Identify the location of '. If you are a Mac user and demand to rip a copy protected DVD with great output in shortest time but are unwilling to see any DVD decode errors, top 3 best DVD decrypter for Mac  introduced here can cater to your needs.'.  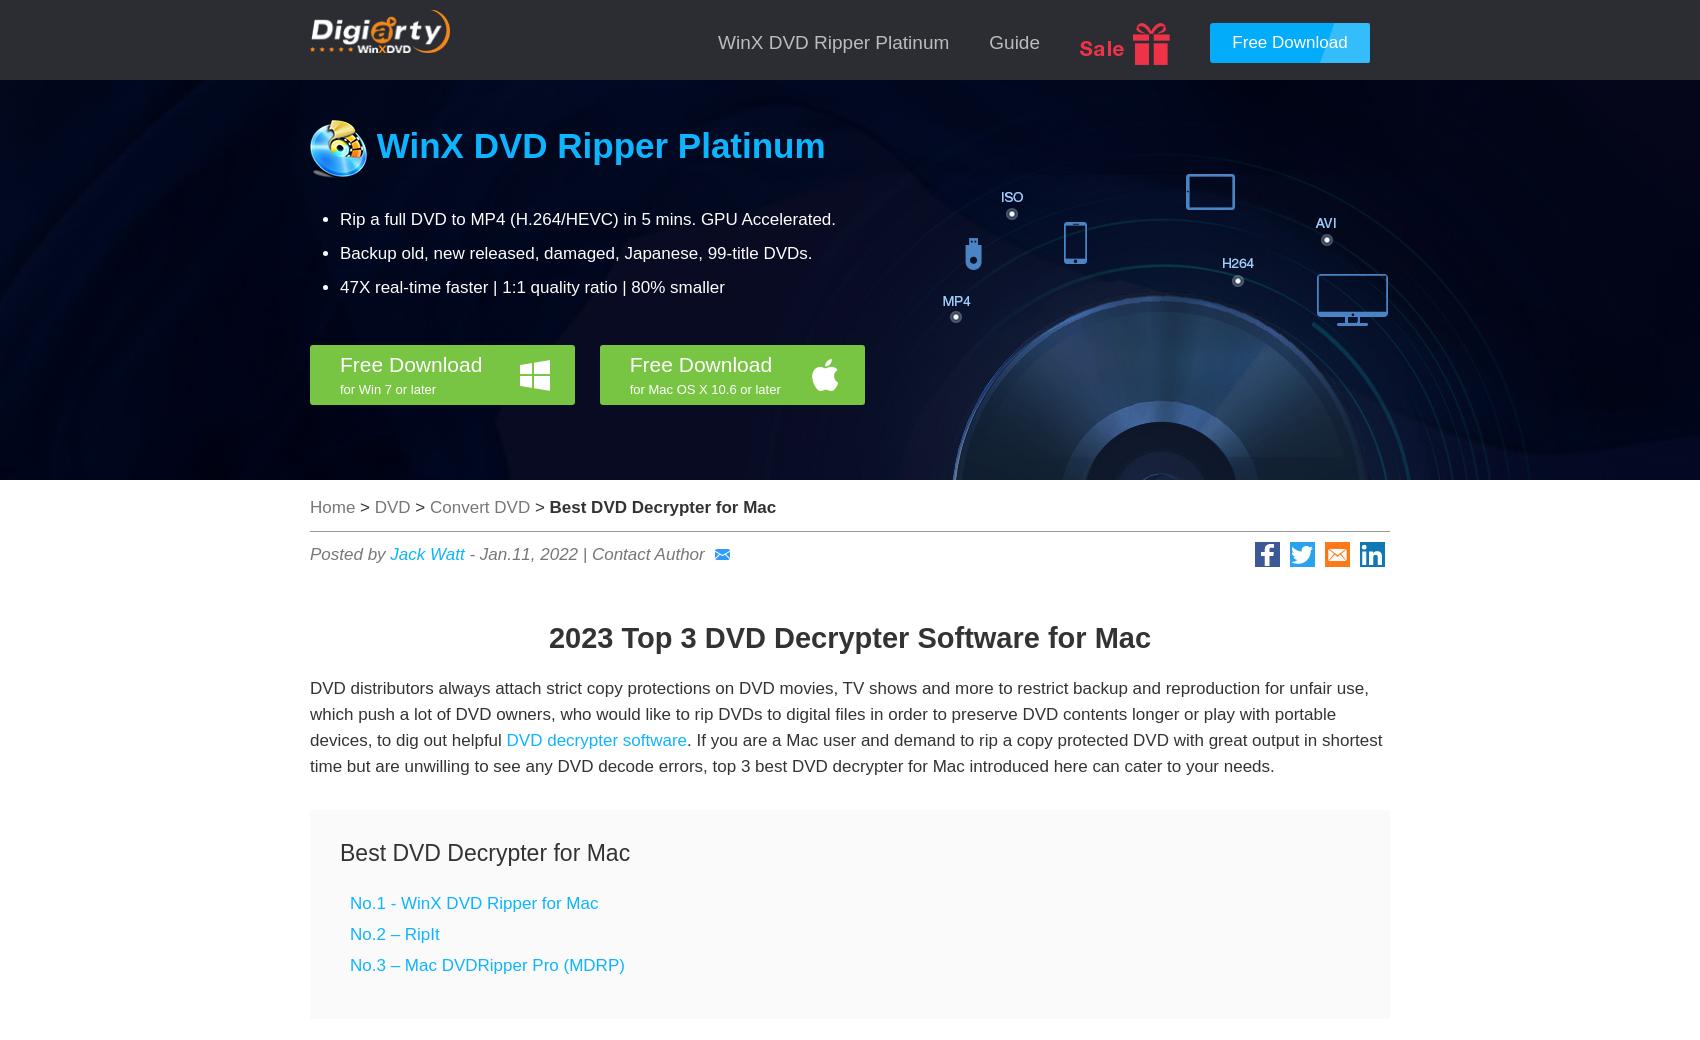
(844, 753).